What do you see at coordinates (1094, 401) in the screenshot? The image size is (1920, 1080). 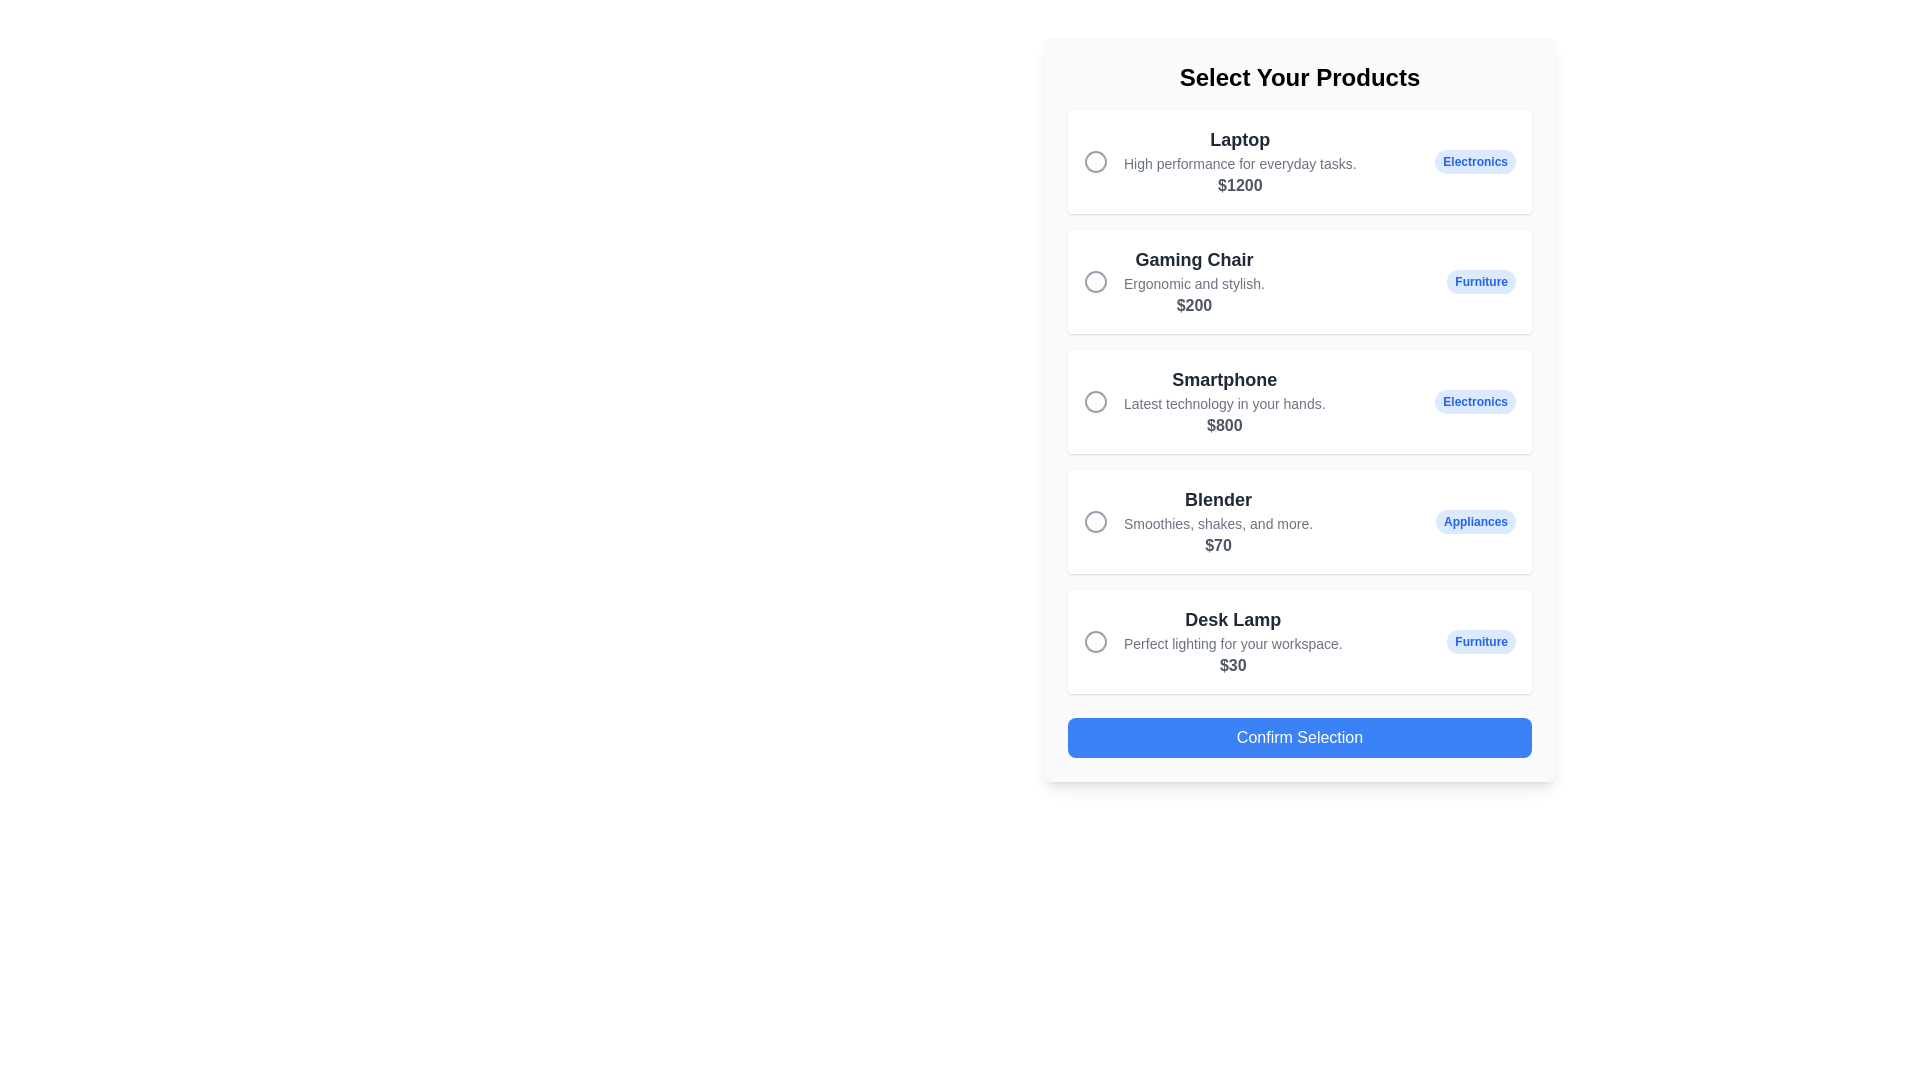 I see `the radio button adjacent to the text 'Smartphone'` at bounding box center [1094, 401].